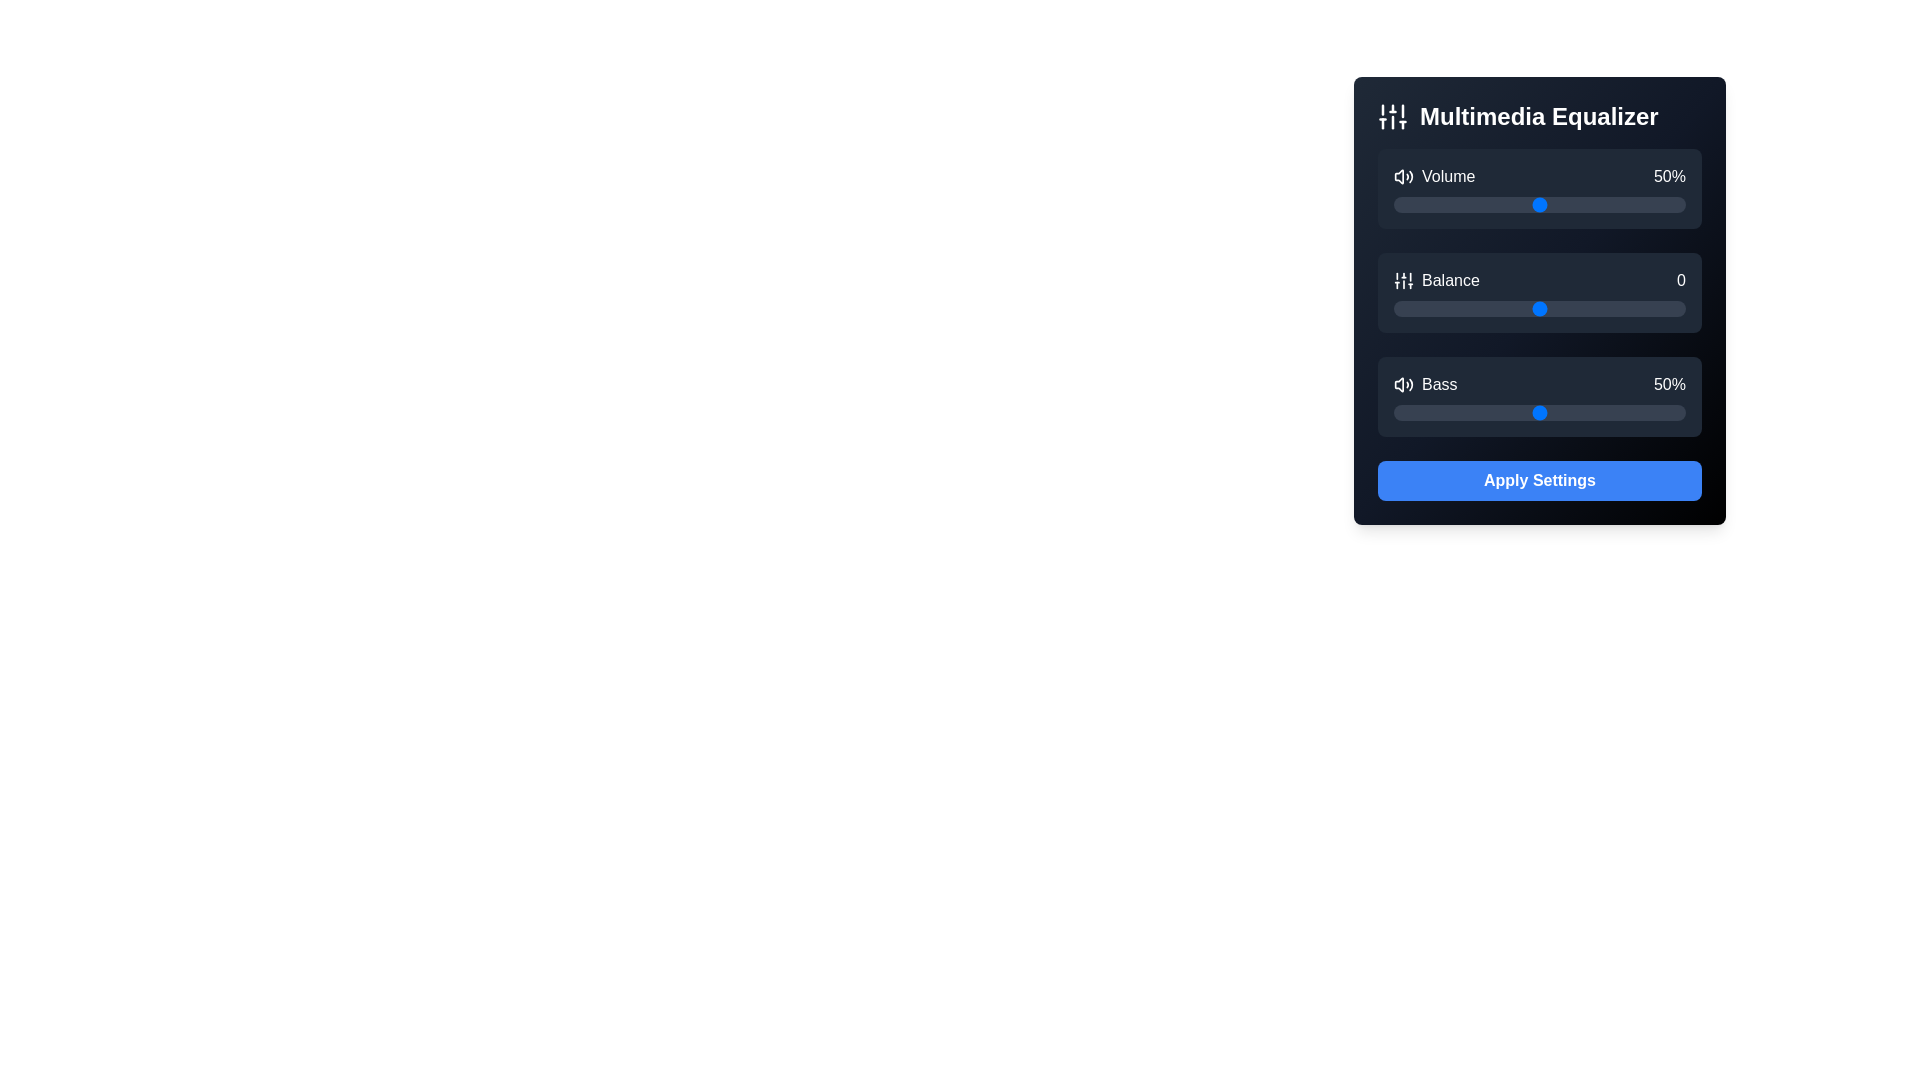 This screenshot has height=1080, width=1920. What do you see at coordinates (1565, 411) in the screenshot?
I see `the bass level` at bounding box center [1565, 411].